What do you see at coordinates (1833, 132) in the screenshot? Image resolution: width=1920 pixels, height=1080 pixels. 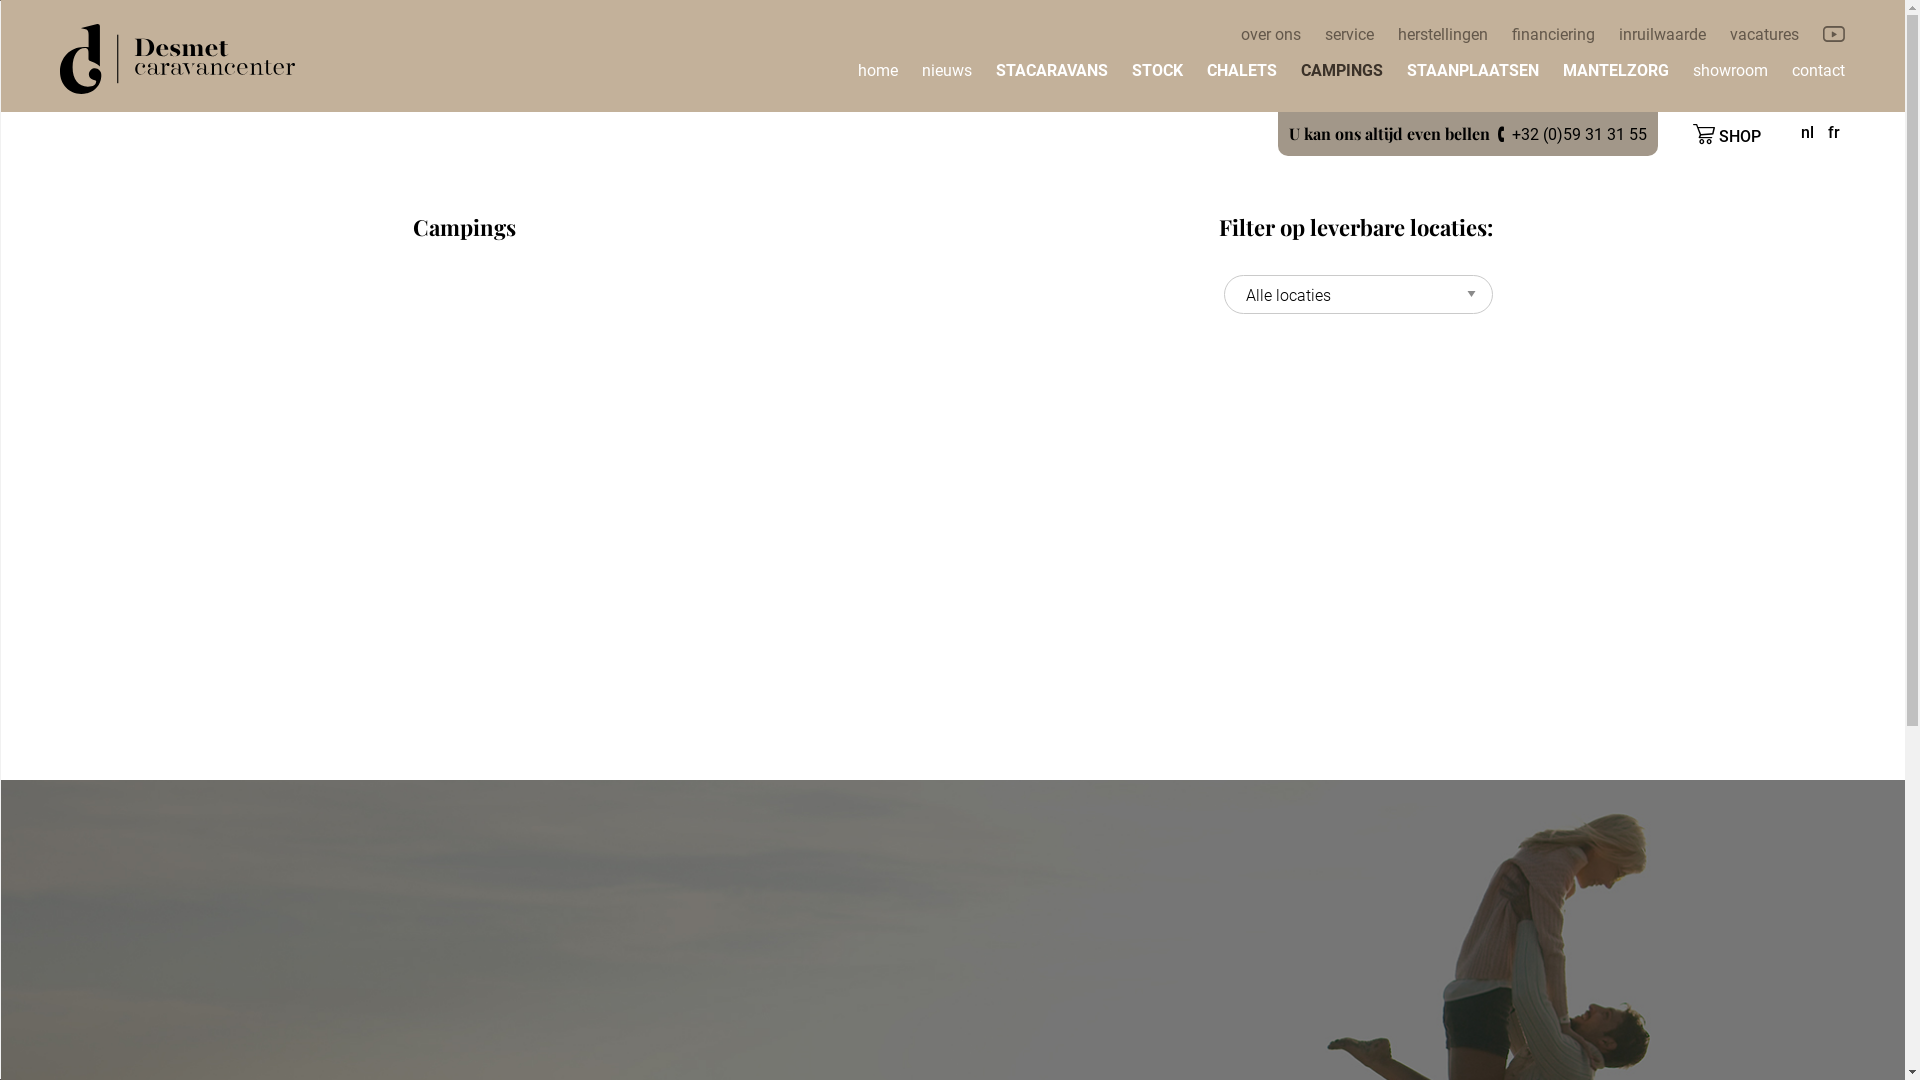 I see `'fr'` at bounding box center [1833, 132].